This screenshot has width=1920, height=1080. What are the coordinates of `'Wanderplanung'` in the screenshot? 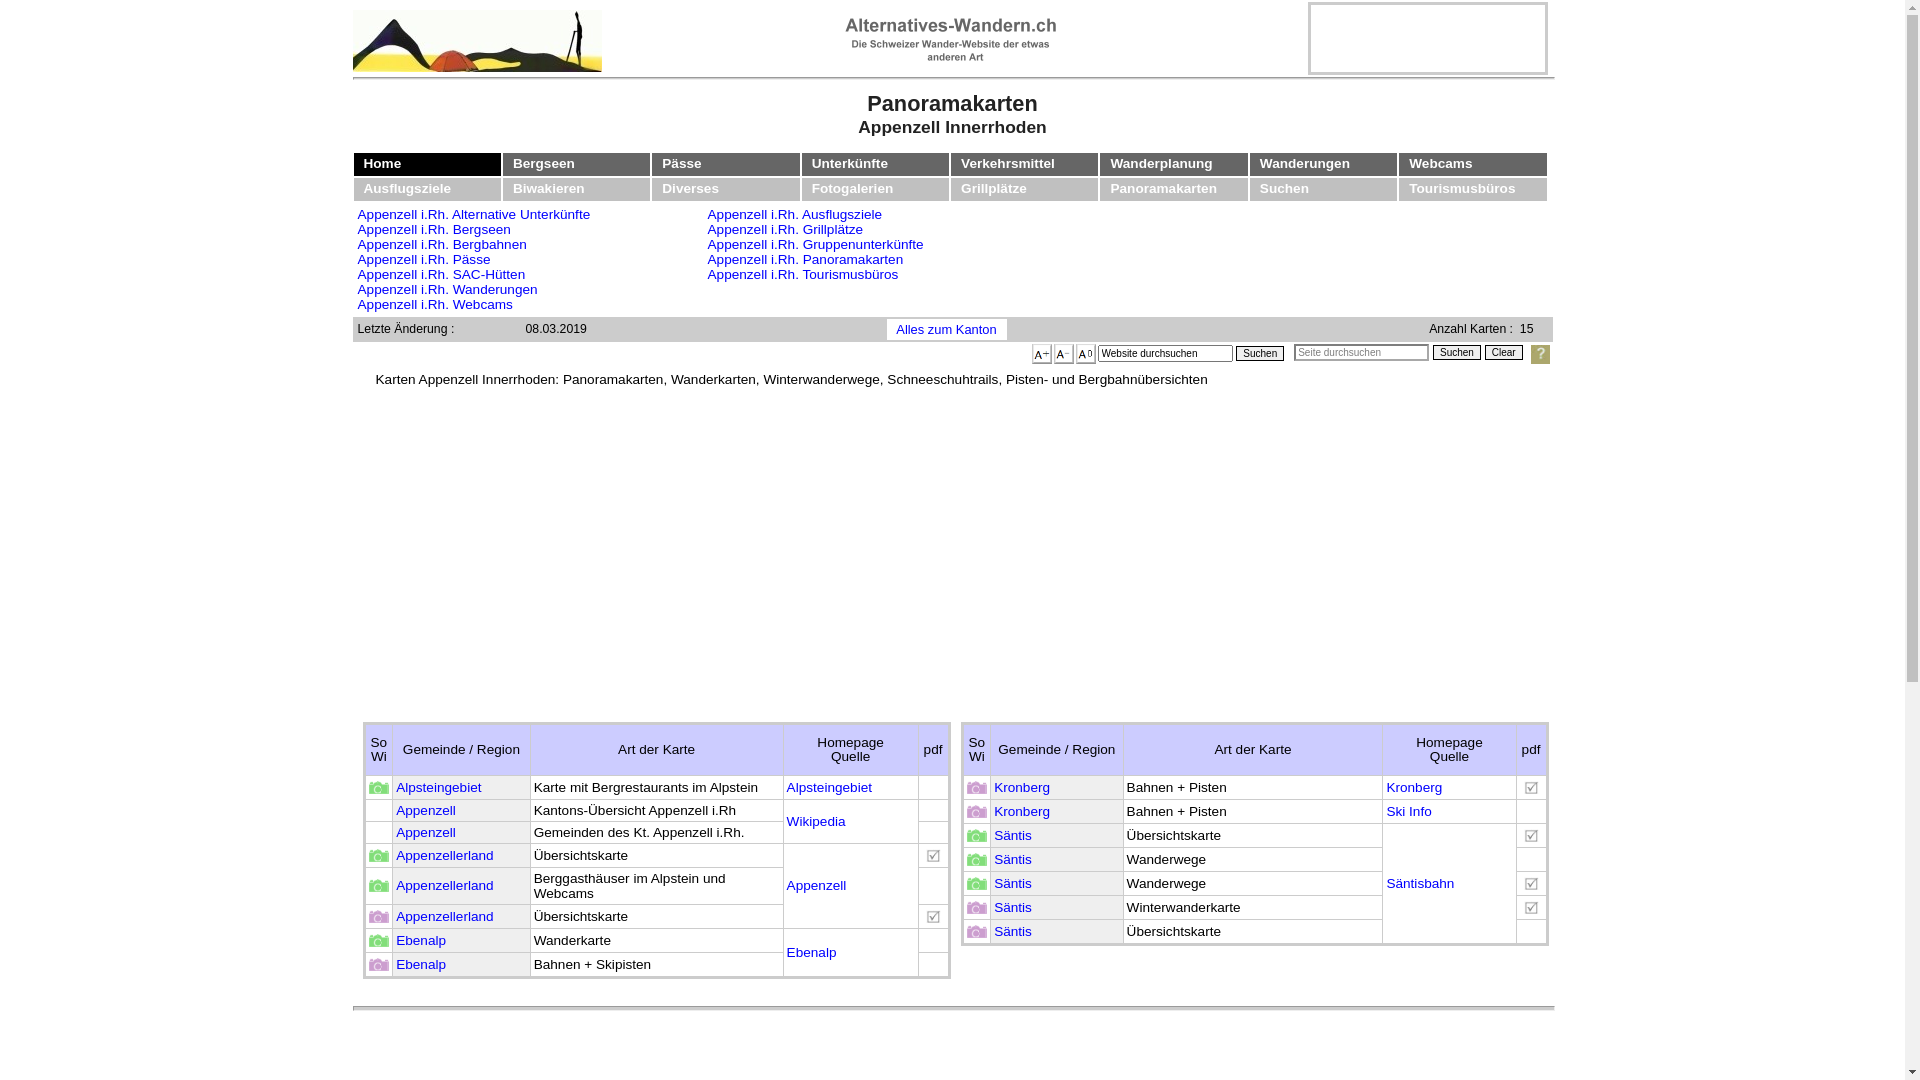 It's located at (1161, 162).